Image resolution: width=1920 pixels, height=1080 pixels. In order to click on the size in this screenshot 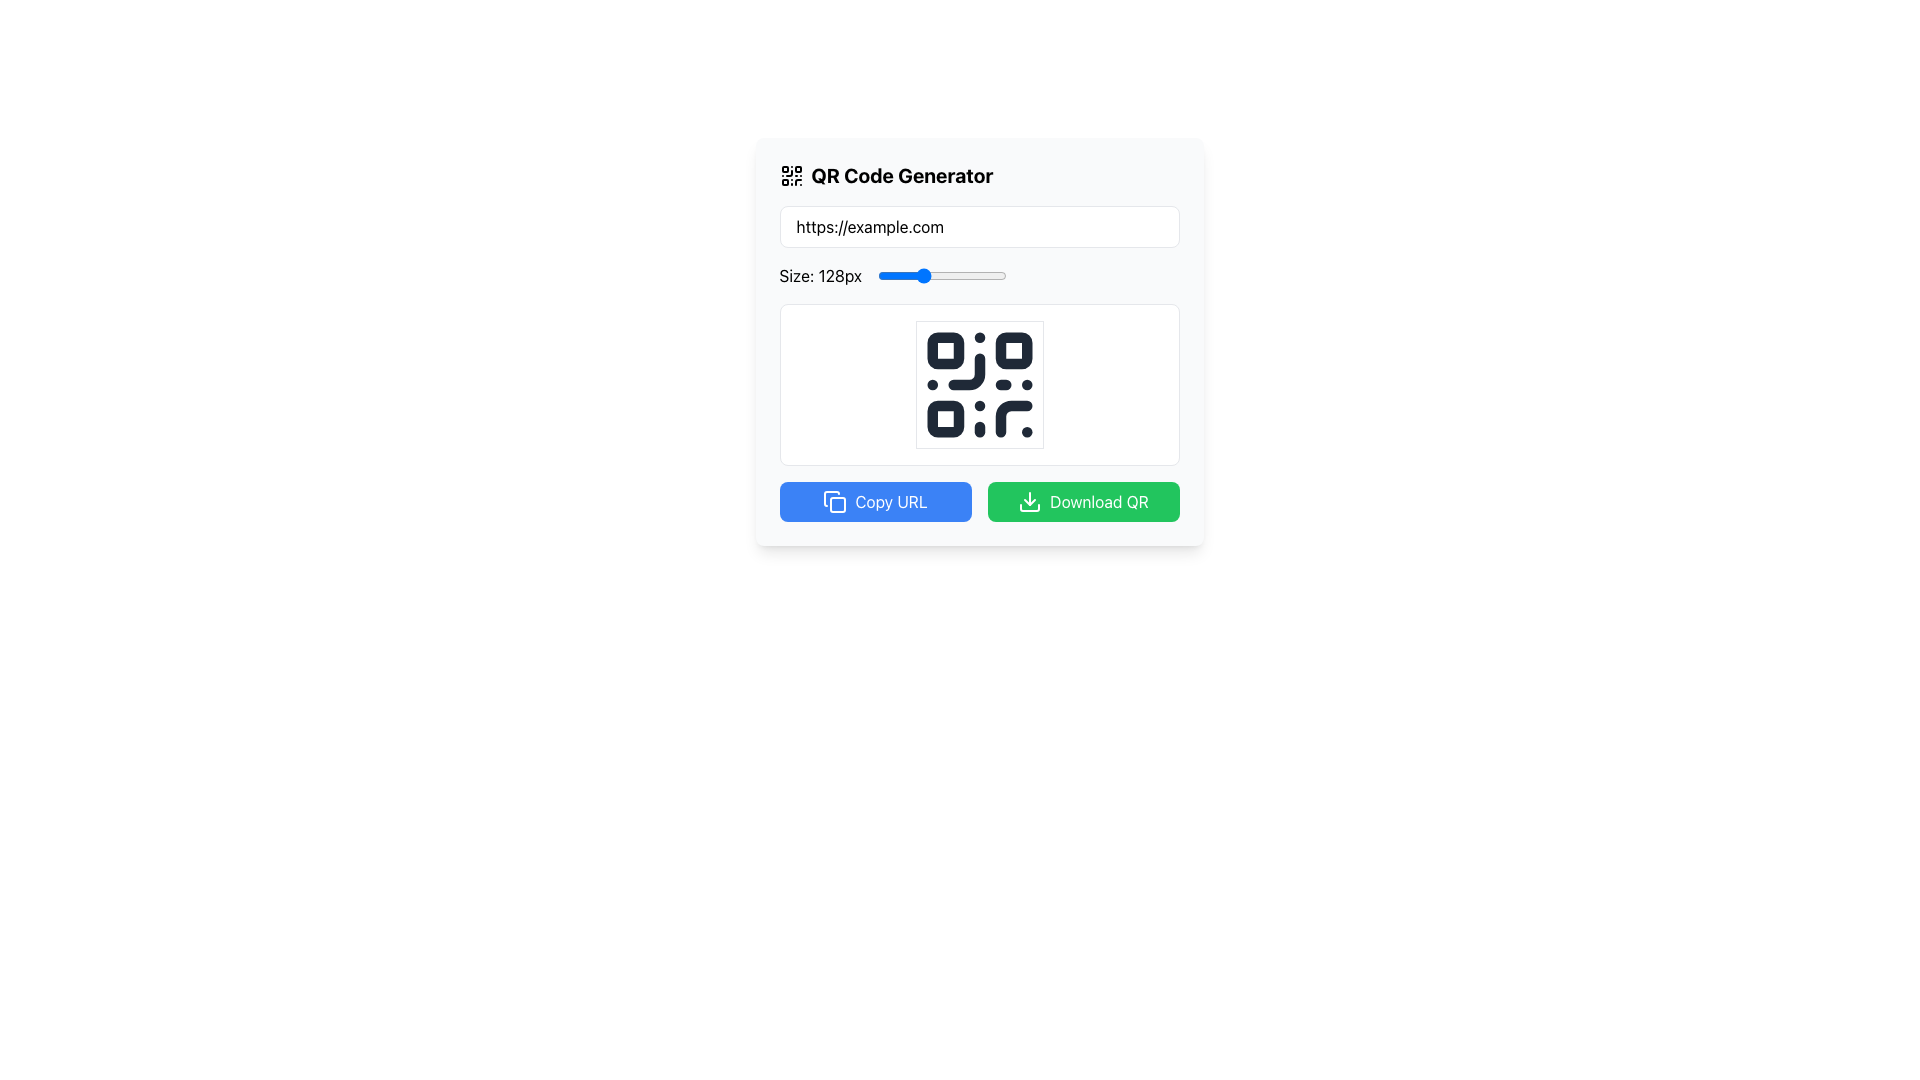, I will do `click(951, 276)`.